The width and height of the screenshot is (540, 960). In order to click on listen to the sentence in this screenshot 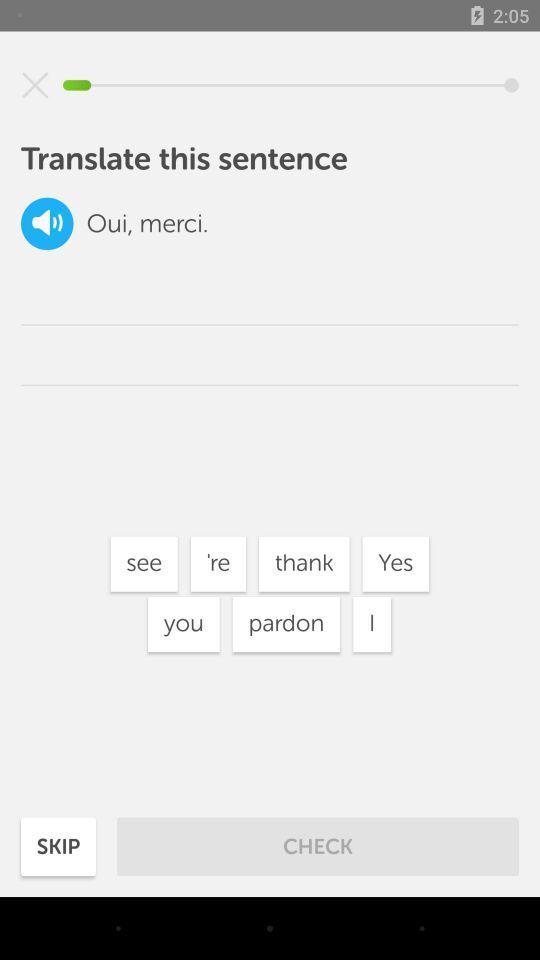, I will do `click(47, 223)`.